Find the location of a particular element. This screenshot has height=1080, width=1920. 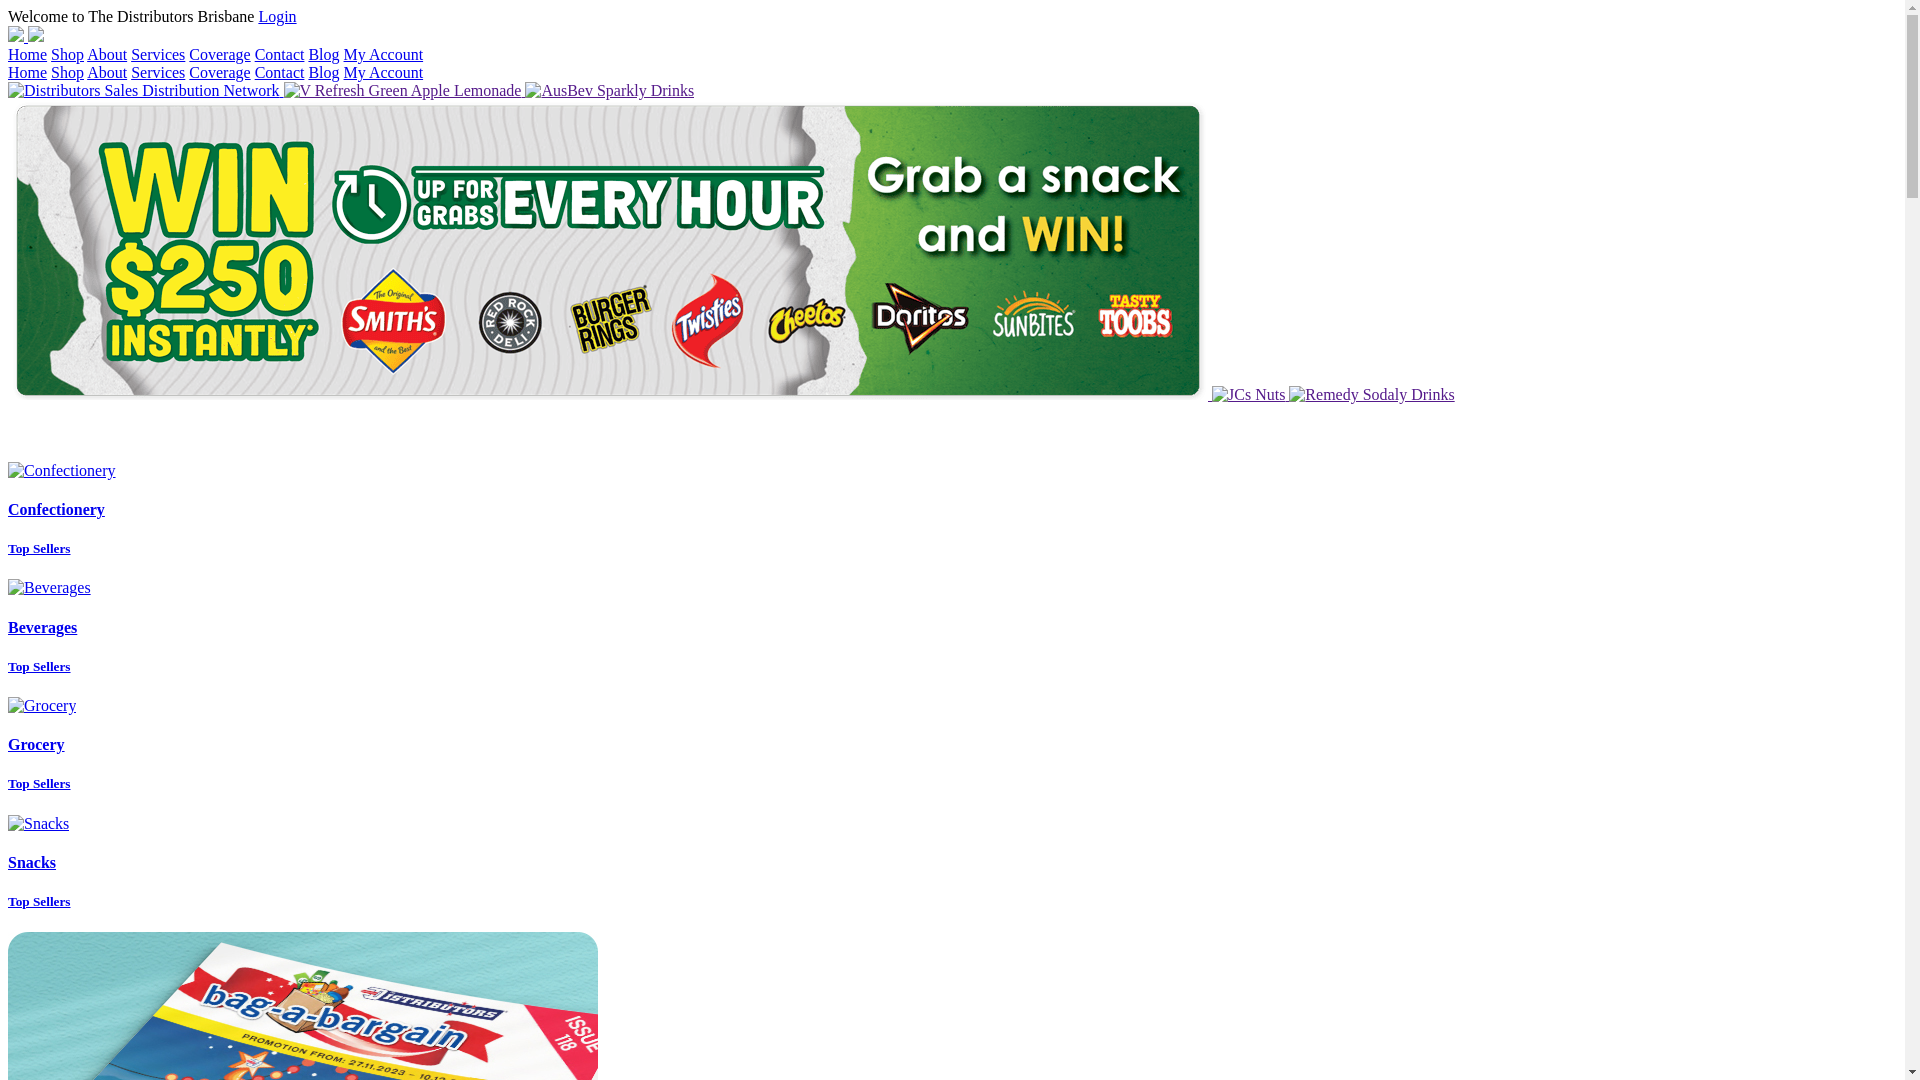

'Coverage' is located at coordinates (219, 71).